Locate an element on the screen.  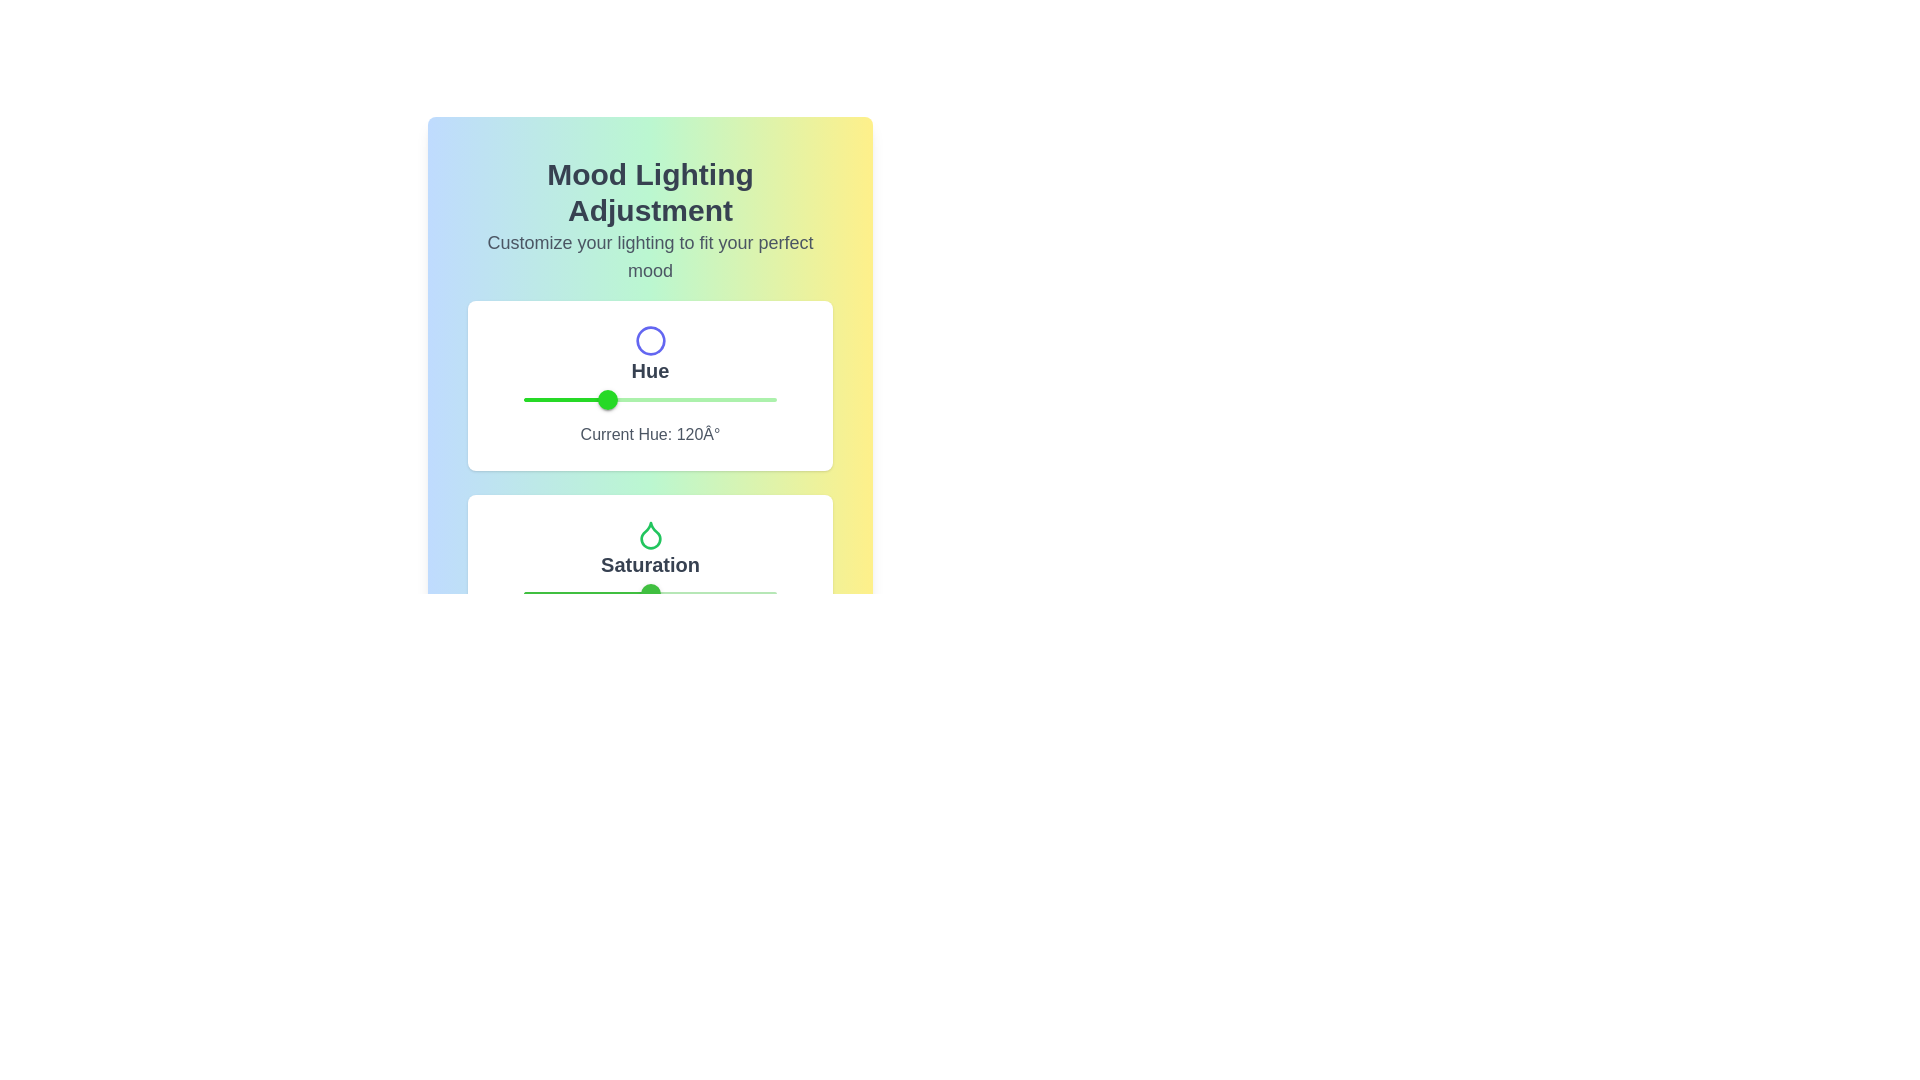
the hue is located at coordinates (649, 400).